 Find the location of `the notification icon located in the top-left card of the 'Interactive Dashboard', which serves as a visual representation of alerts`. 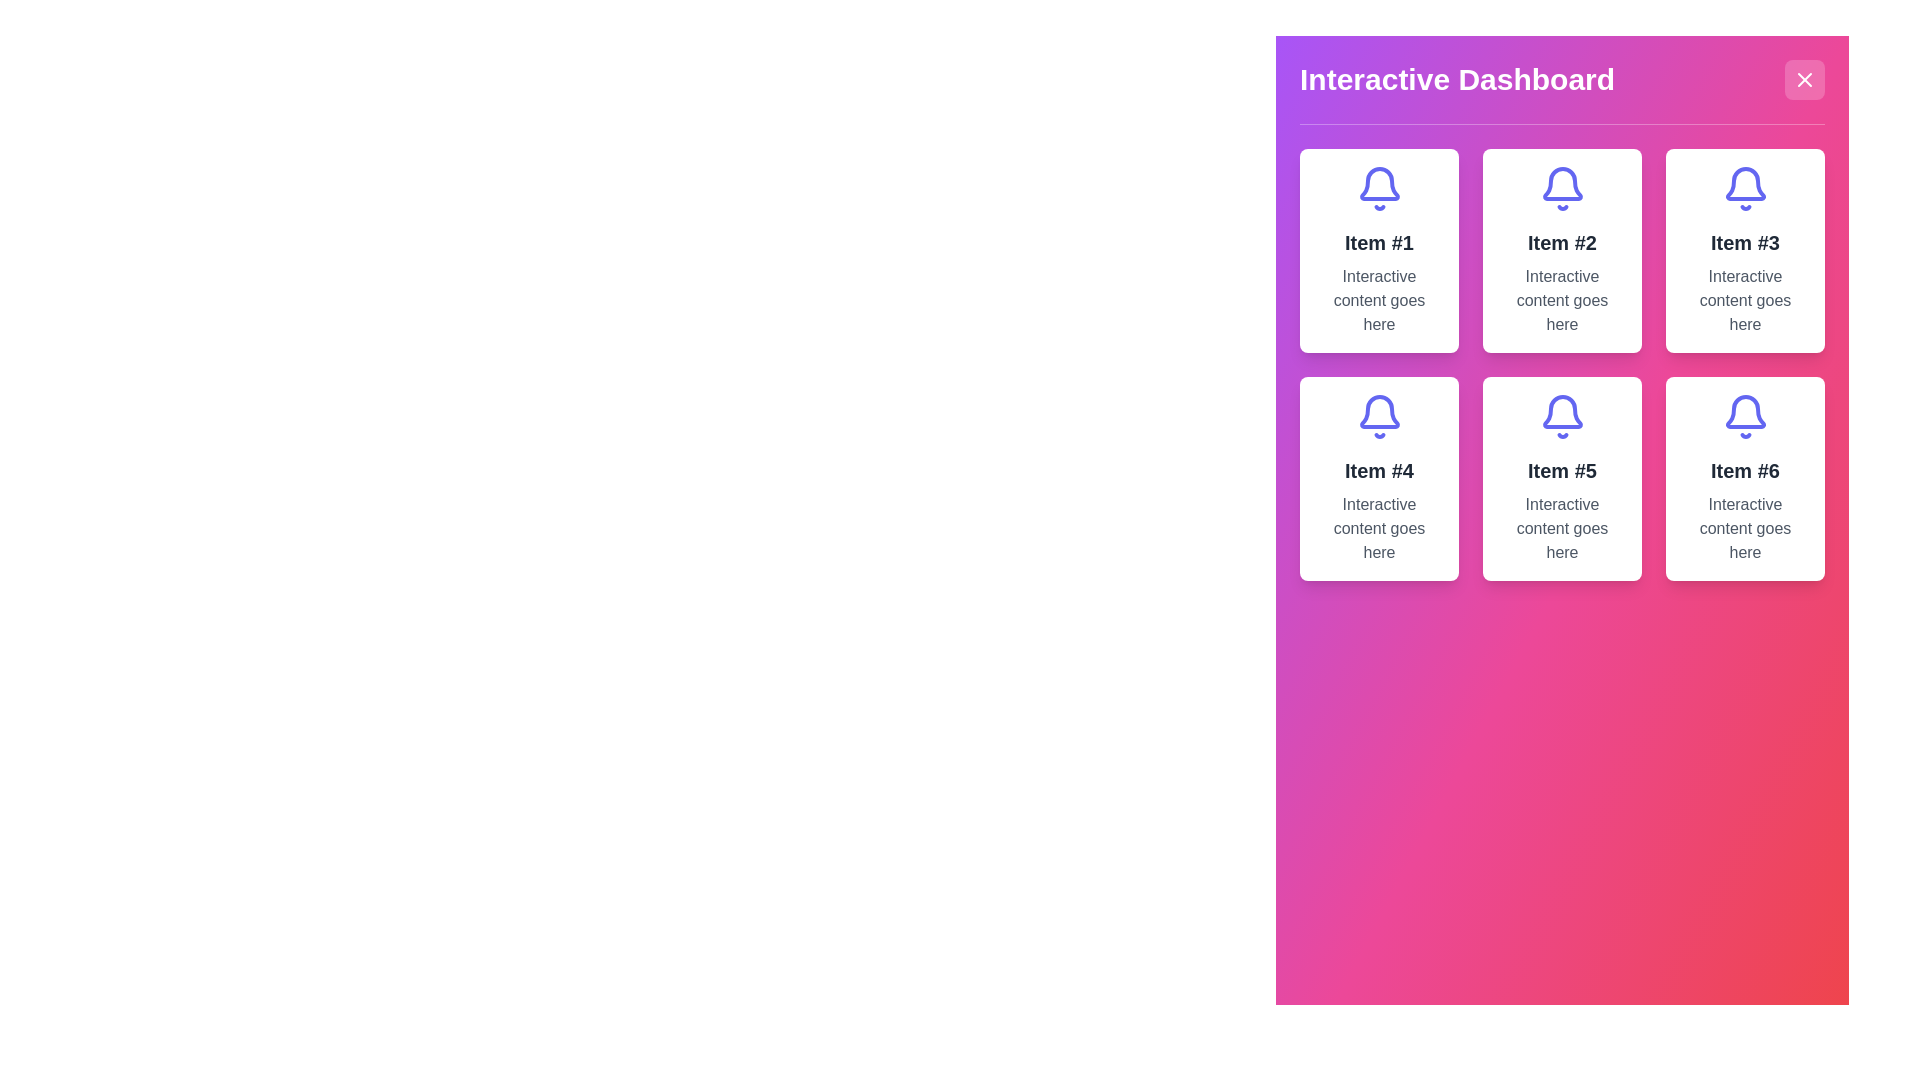

the notification icon located in the top-left card of the 'Interactive Dashboard', which serves as a visual representation of alerts is located at coordinates (1378, 184).